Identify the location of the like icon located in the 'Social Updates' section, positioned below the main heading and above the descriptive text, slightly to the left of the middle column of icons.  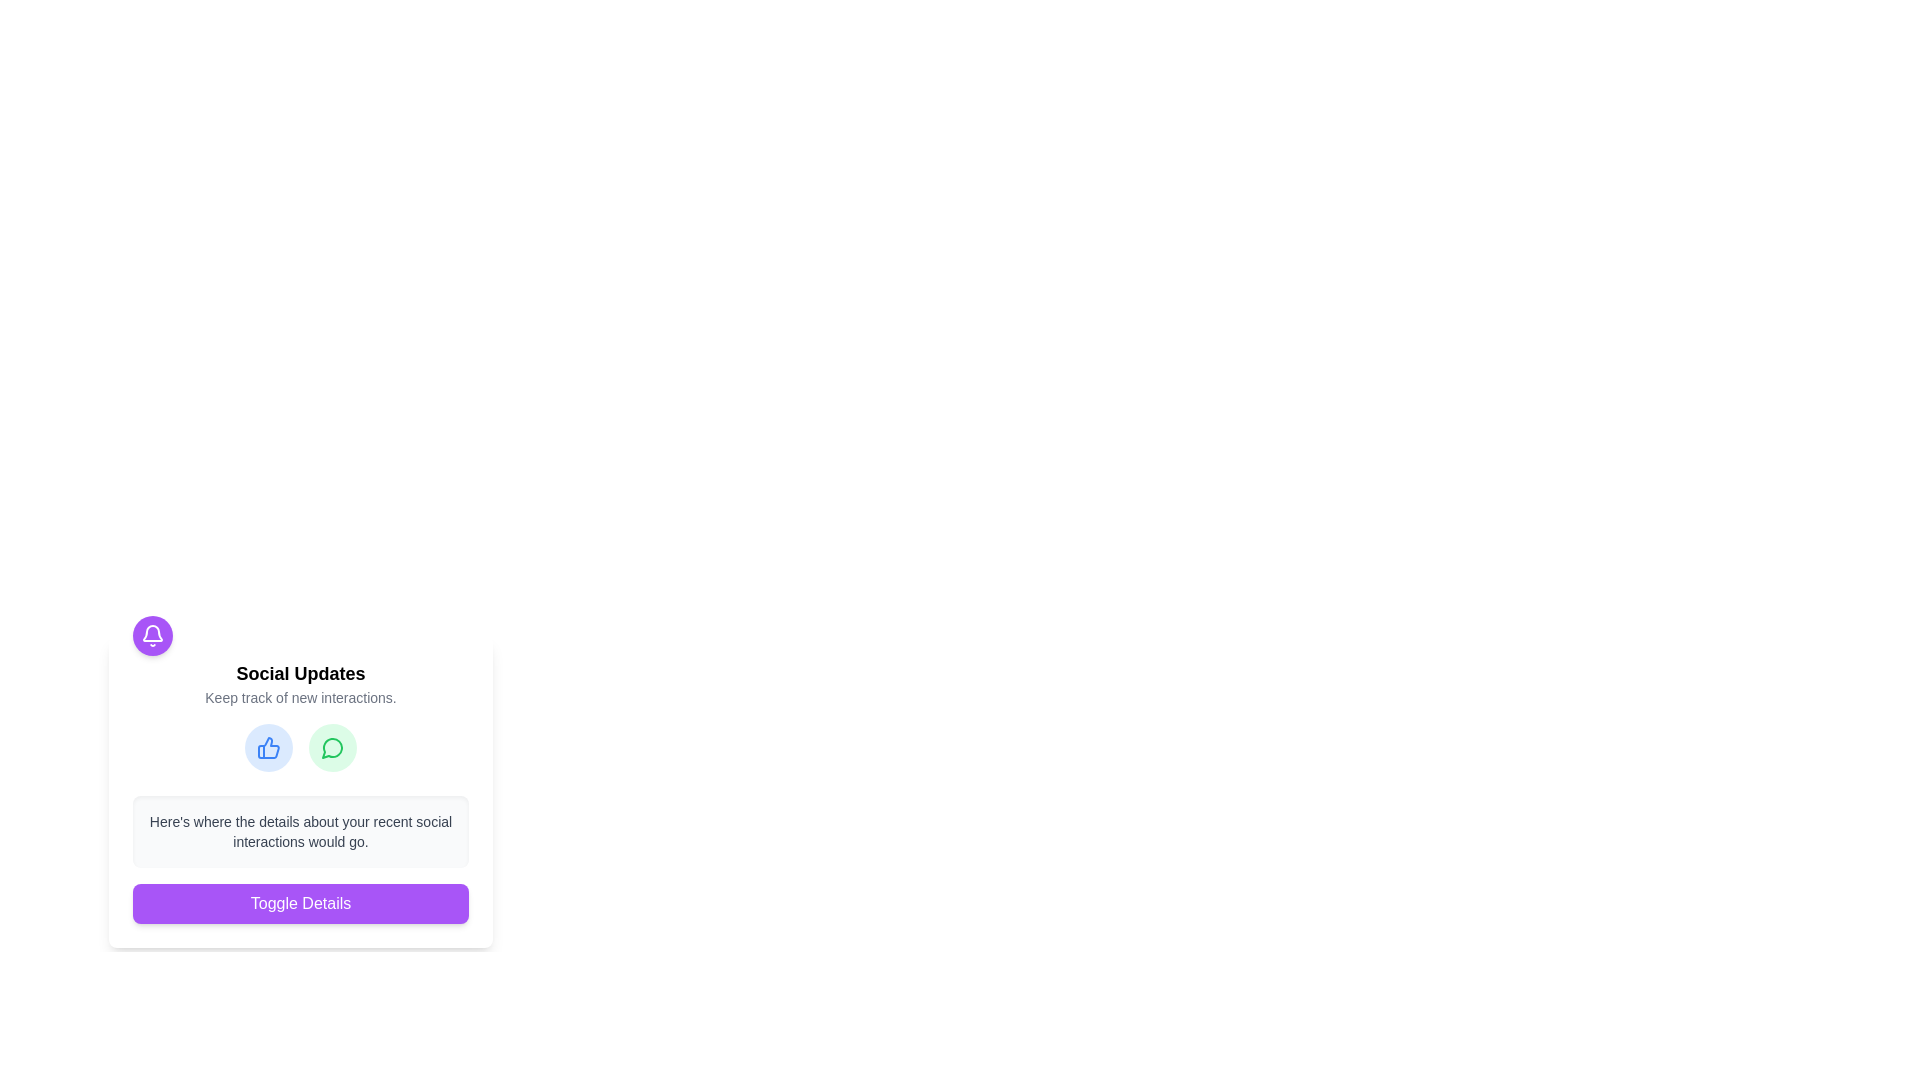
(267, 748).